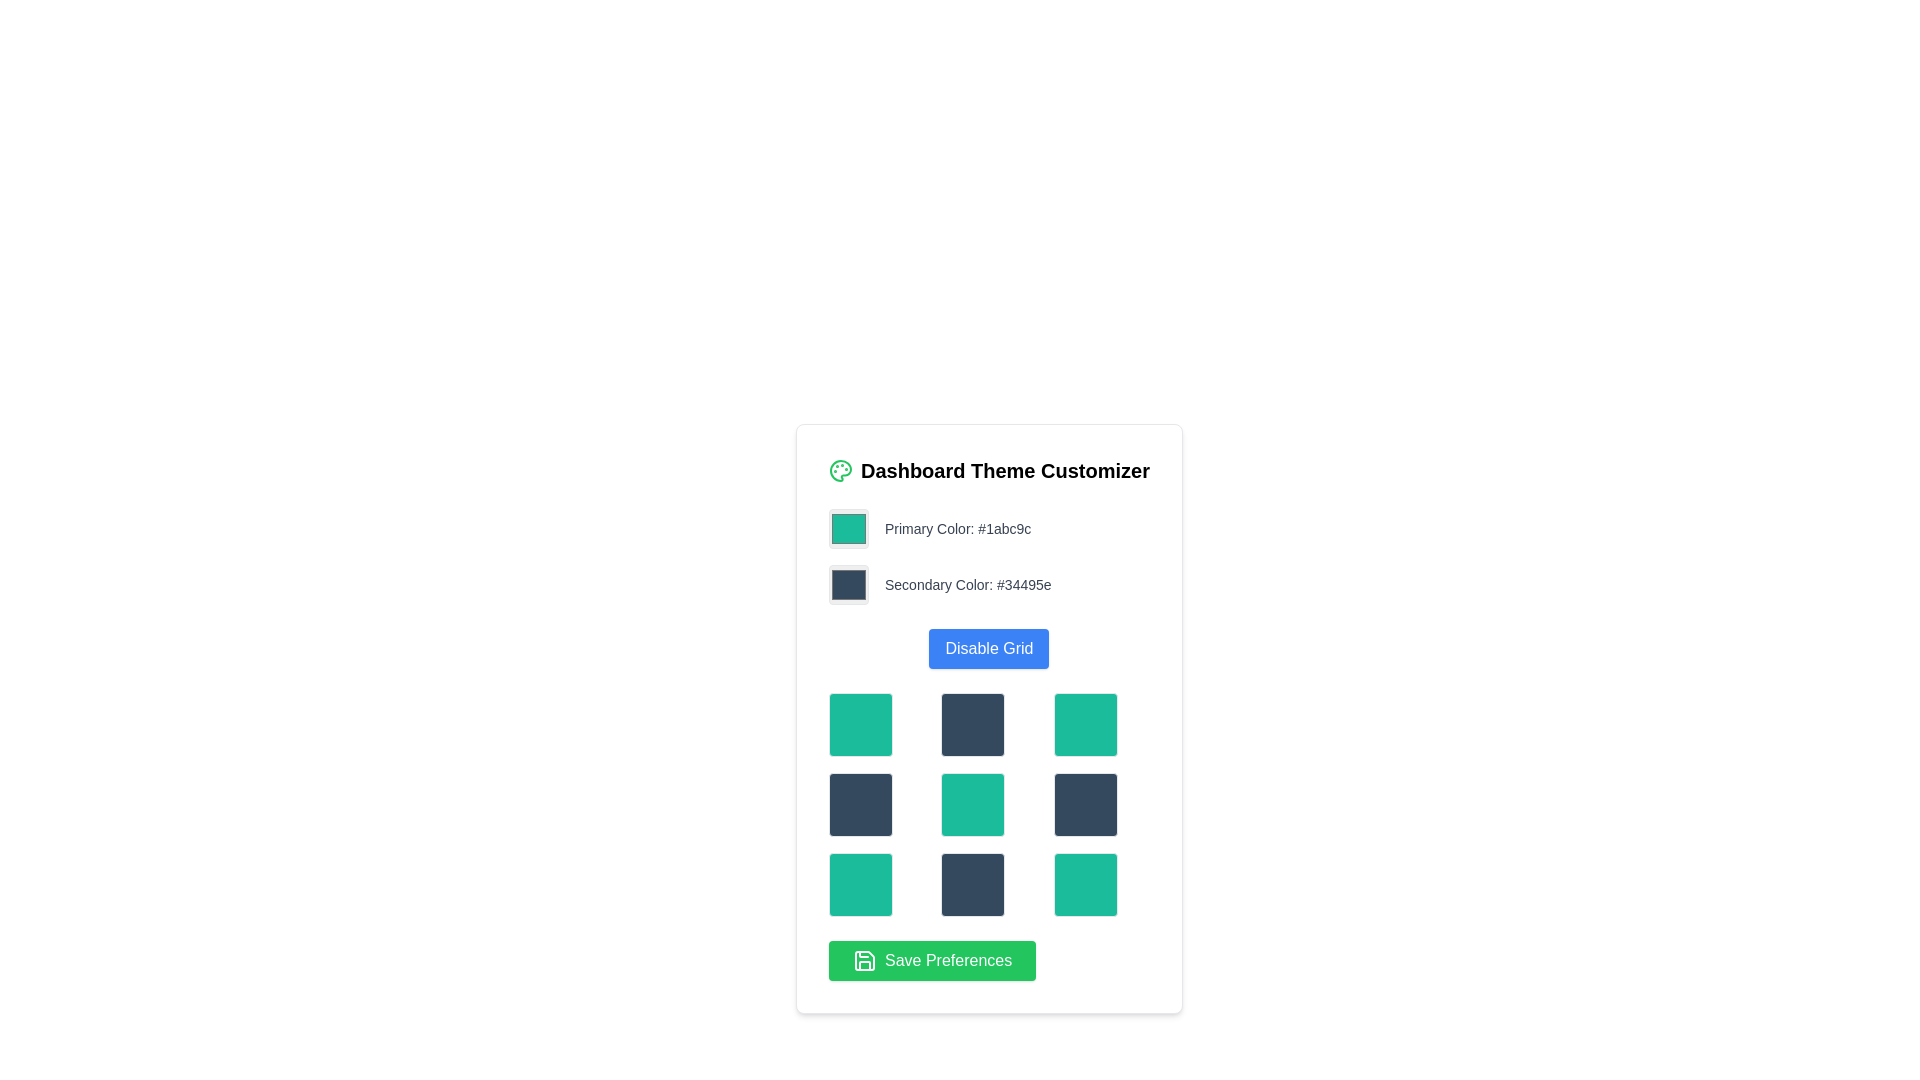 This screenshot has width=1920, height=1080. I want to click on the leftmost Selectable Tile in the second row of the 3x3 grid, so click(860, 804).